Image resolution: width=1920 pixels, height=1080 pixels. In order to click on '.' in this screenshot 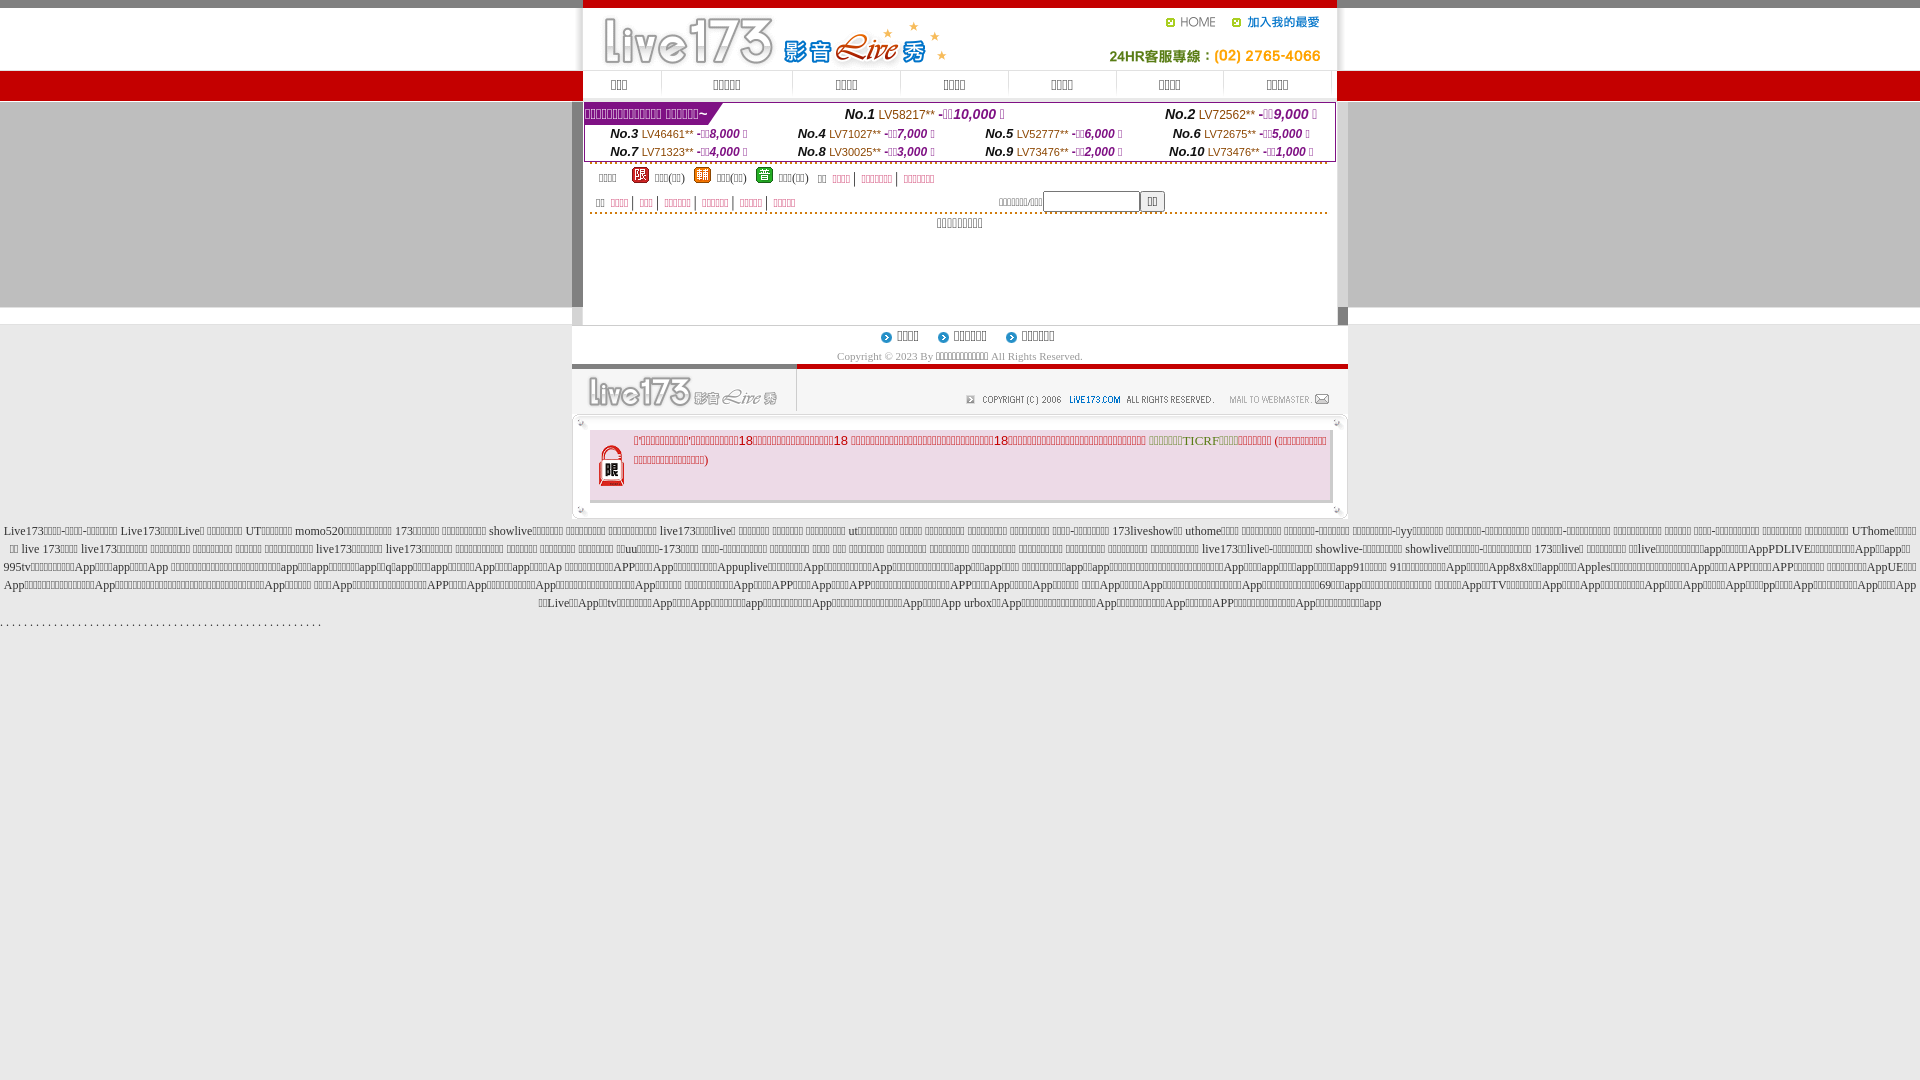, I will do `click(192, 620)`.